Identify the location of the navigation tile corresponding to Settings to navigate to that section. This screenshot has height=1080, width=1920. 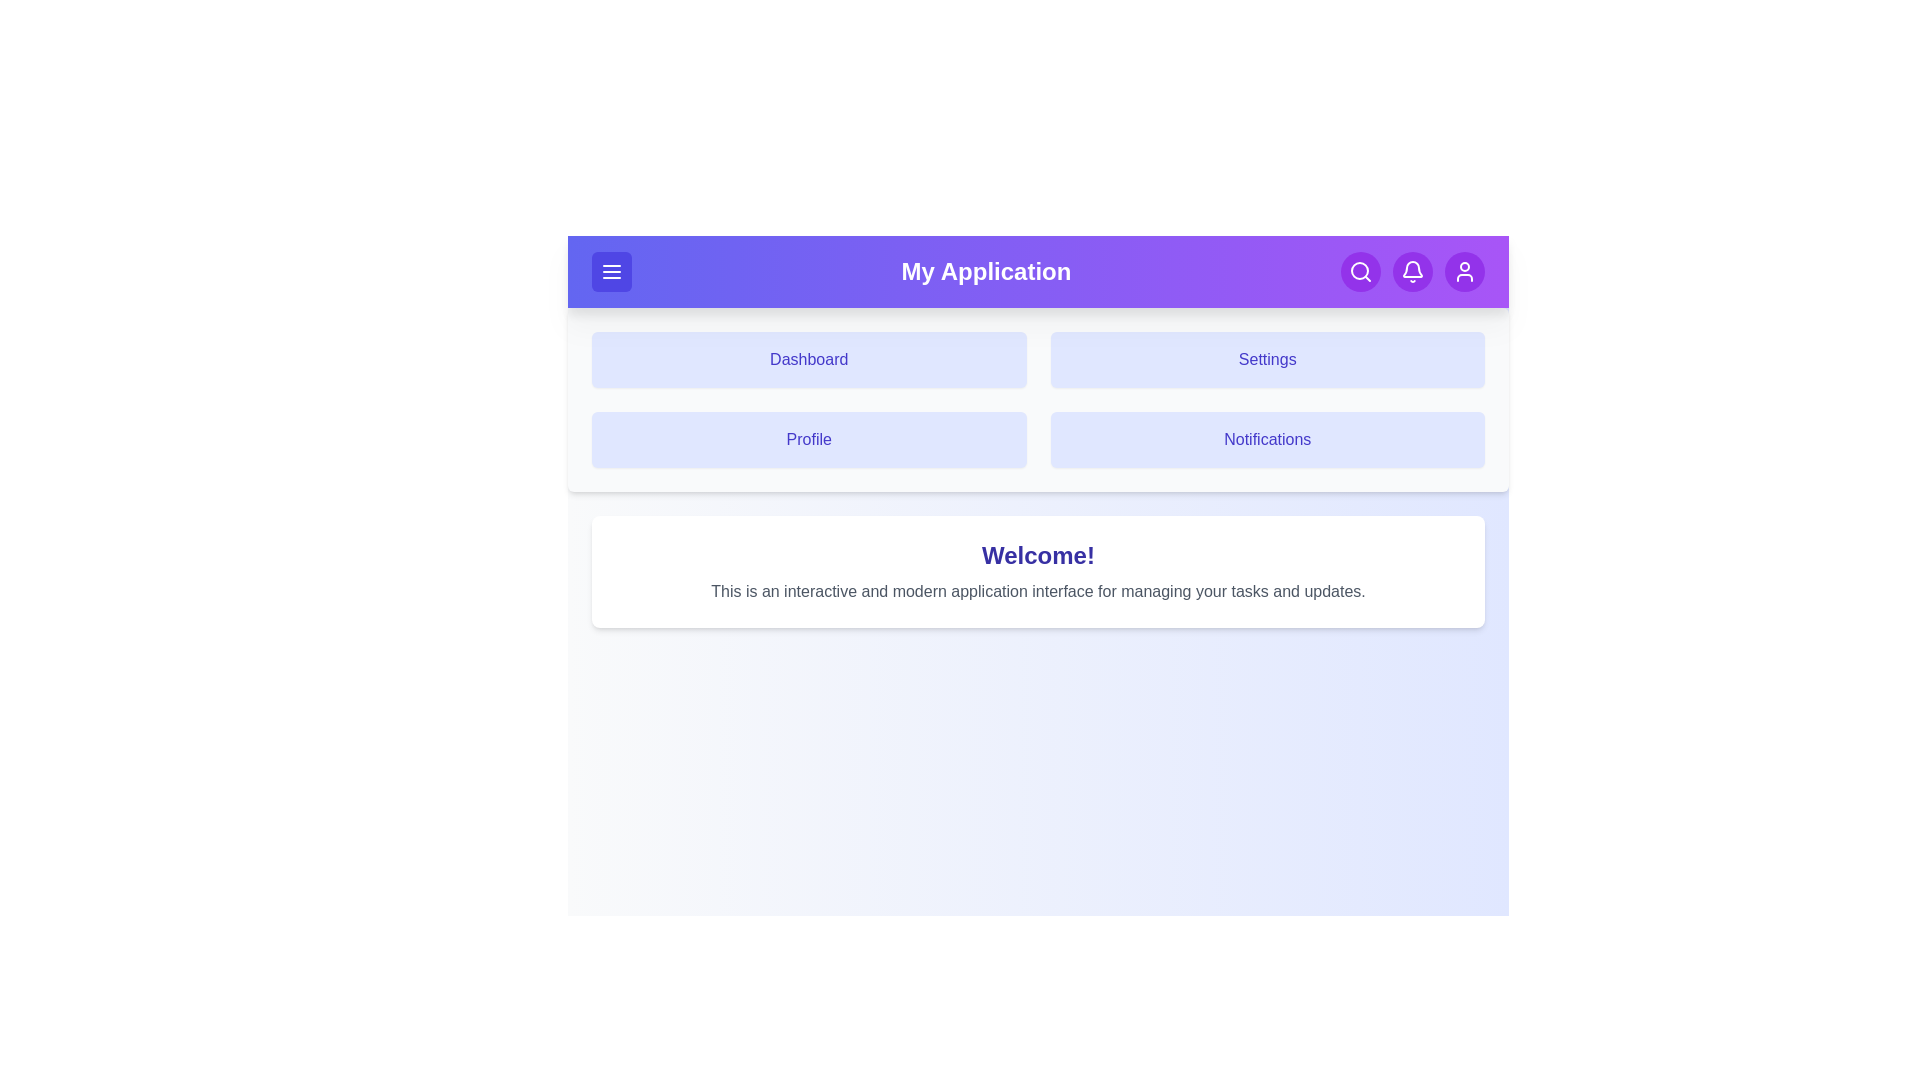
(1266, 358).